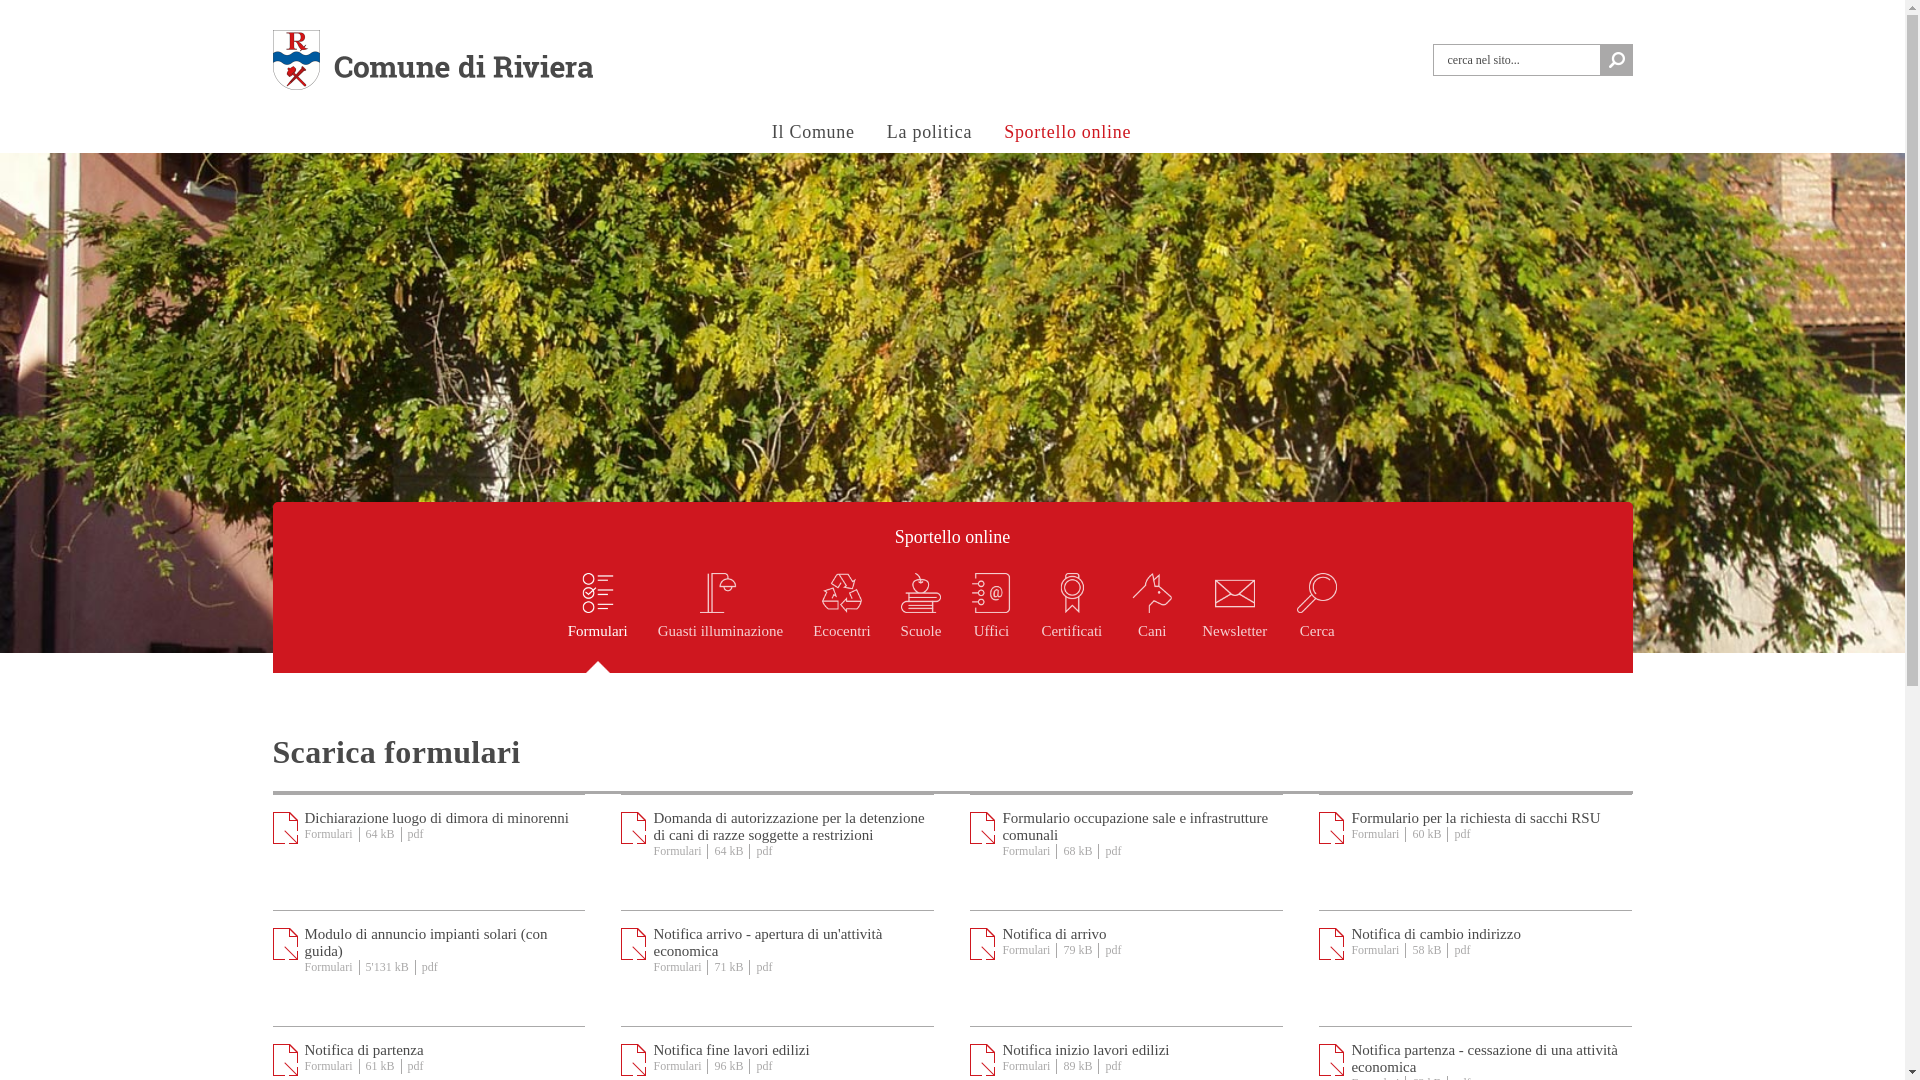  Describe the element at coordinates (657, 622) in the screenshot. I see `'Guasti illuminazione'` at that location.